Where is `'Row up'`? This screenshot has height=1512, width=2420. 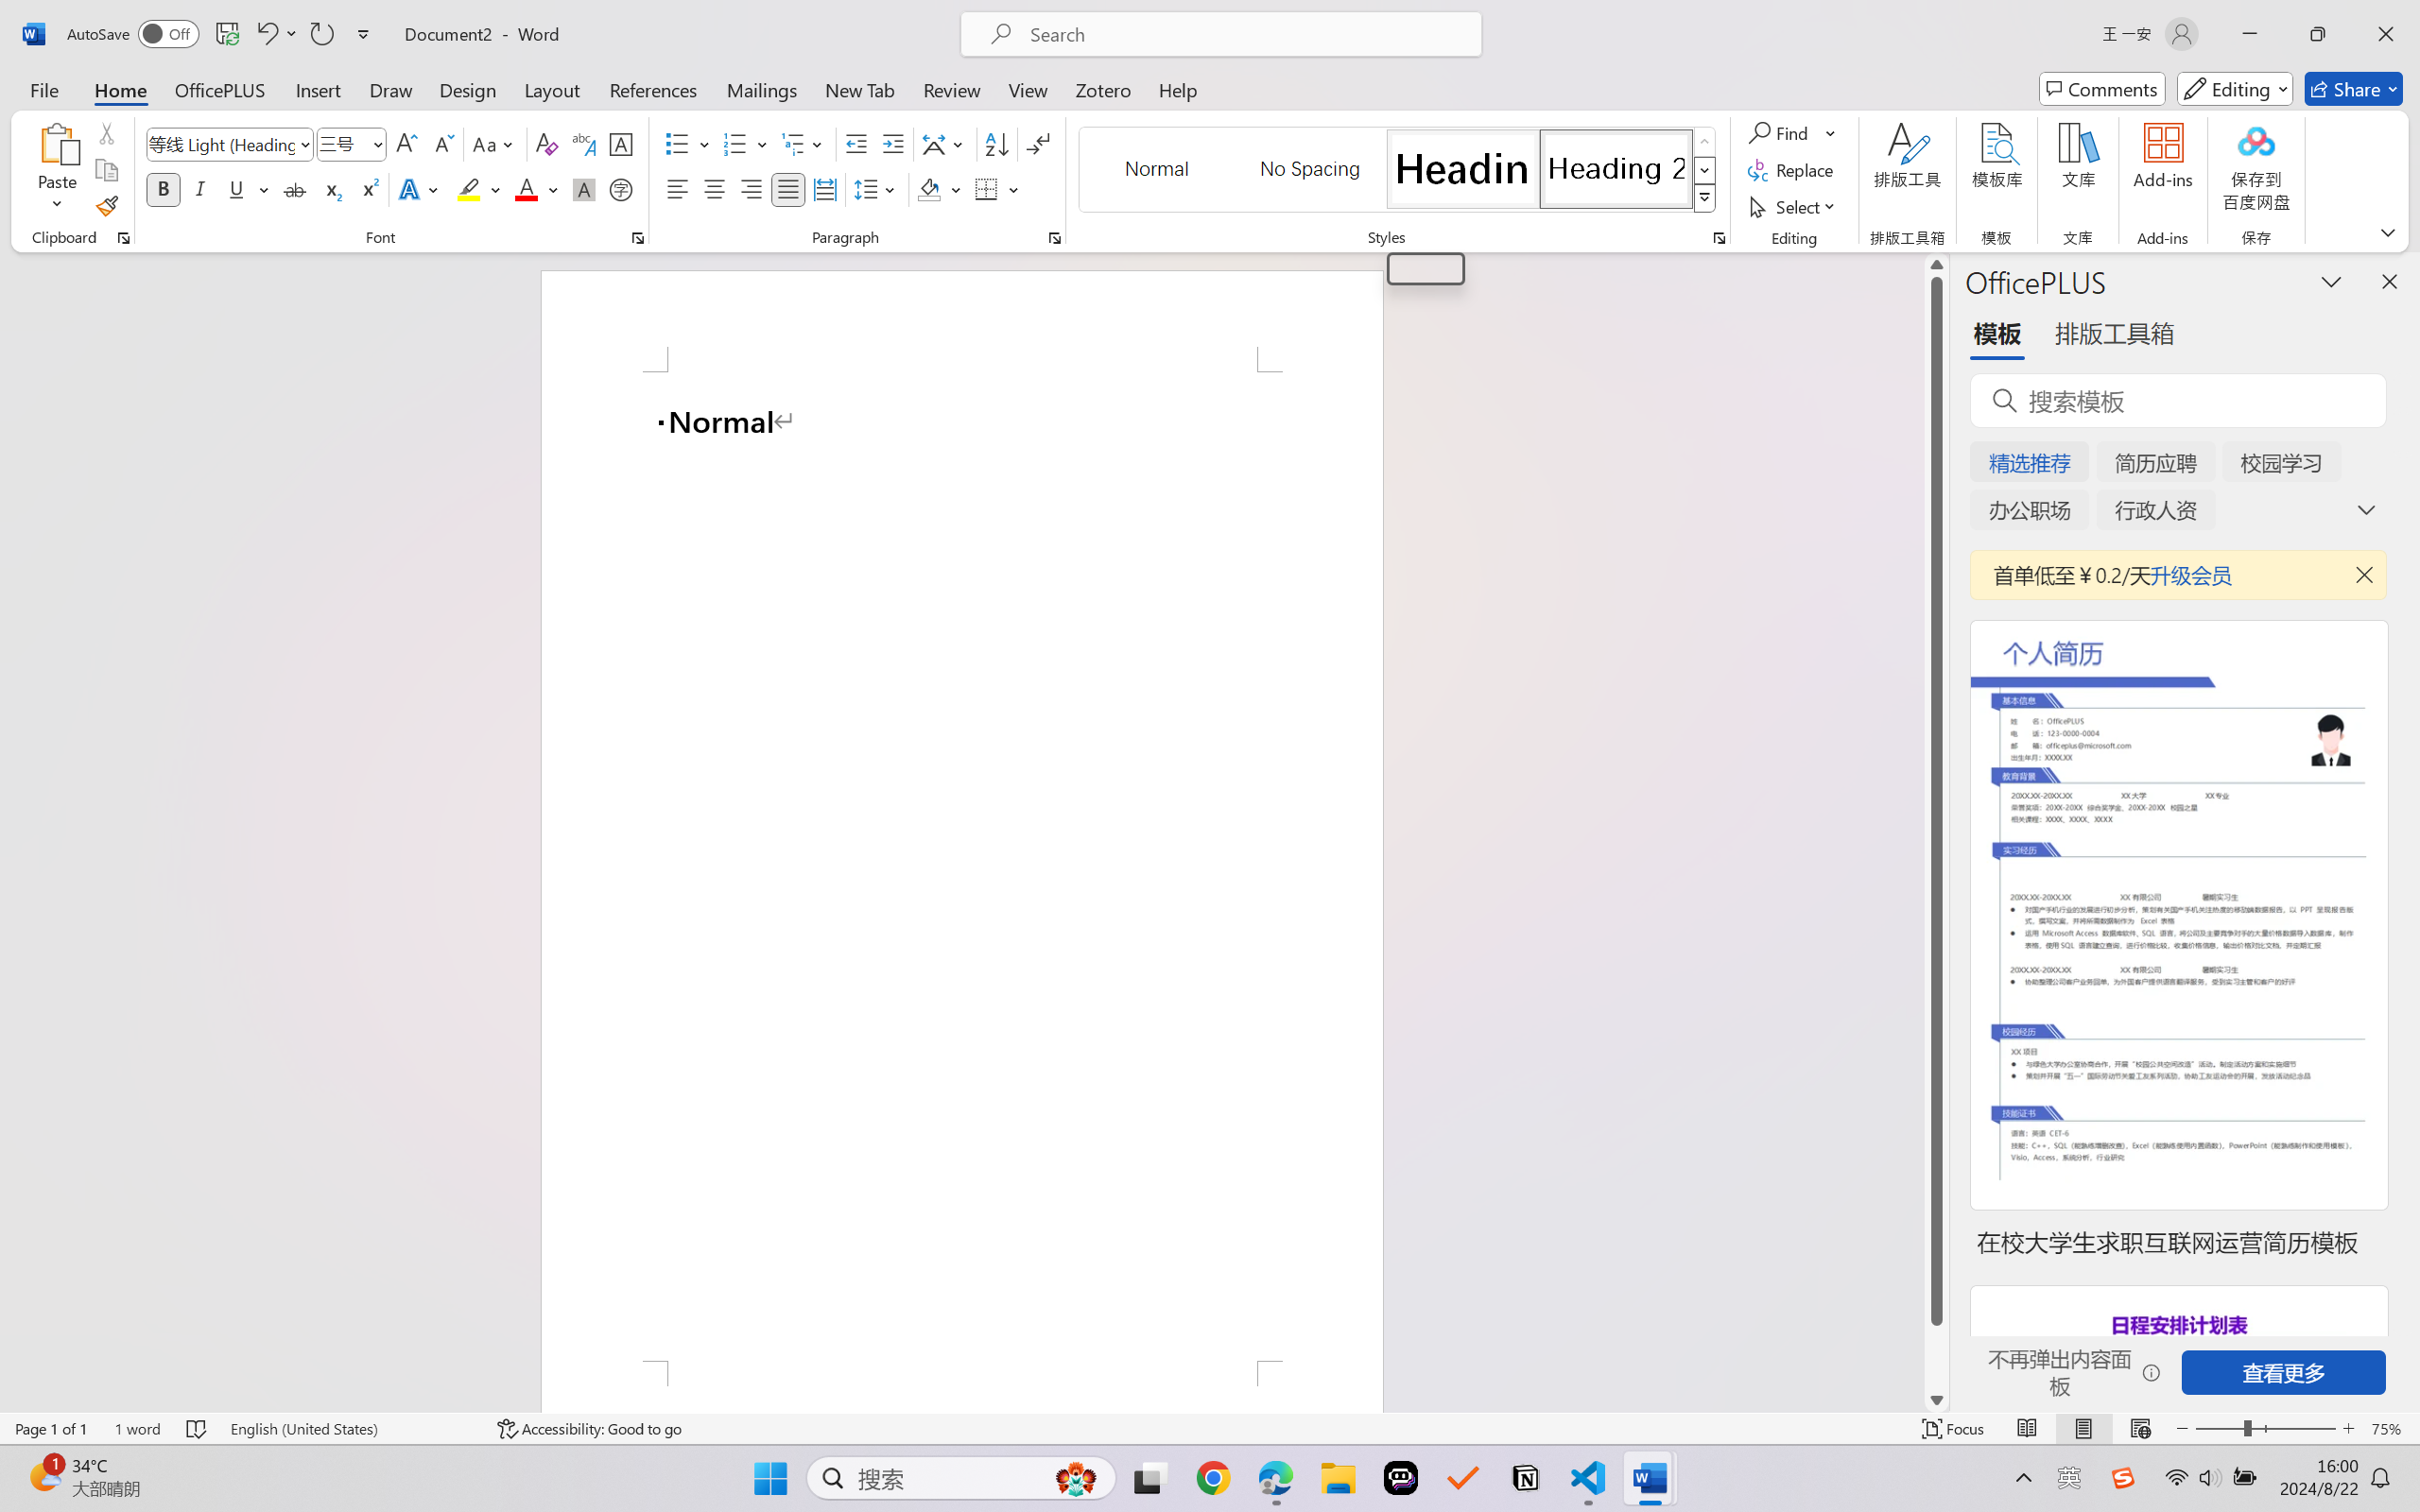 'Row up' is located at coordinates (1703, 141).